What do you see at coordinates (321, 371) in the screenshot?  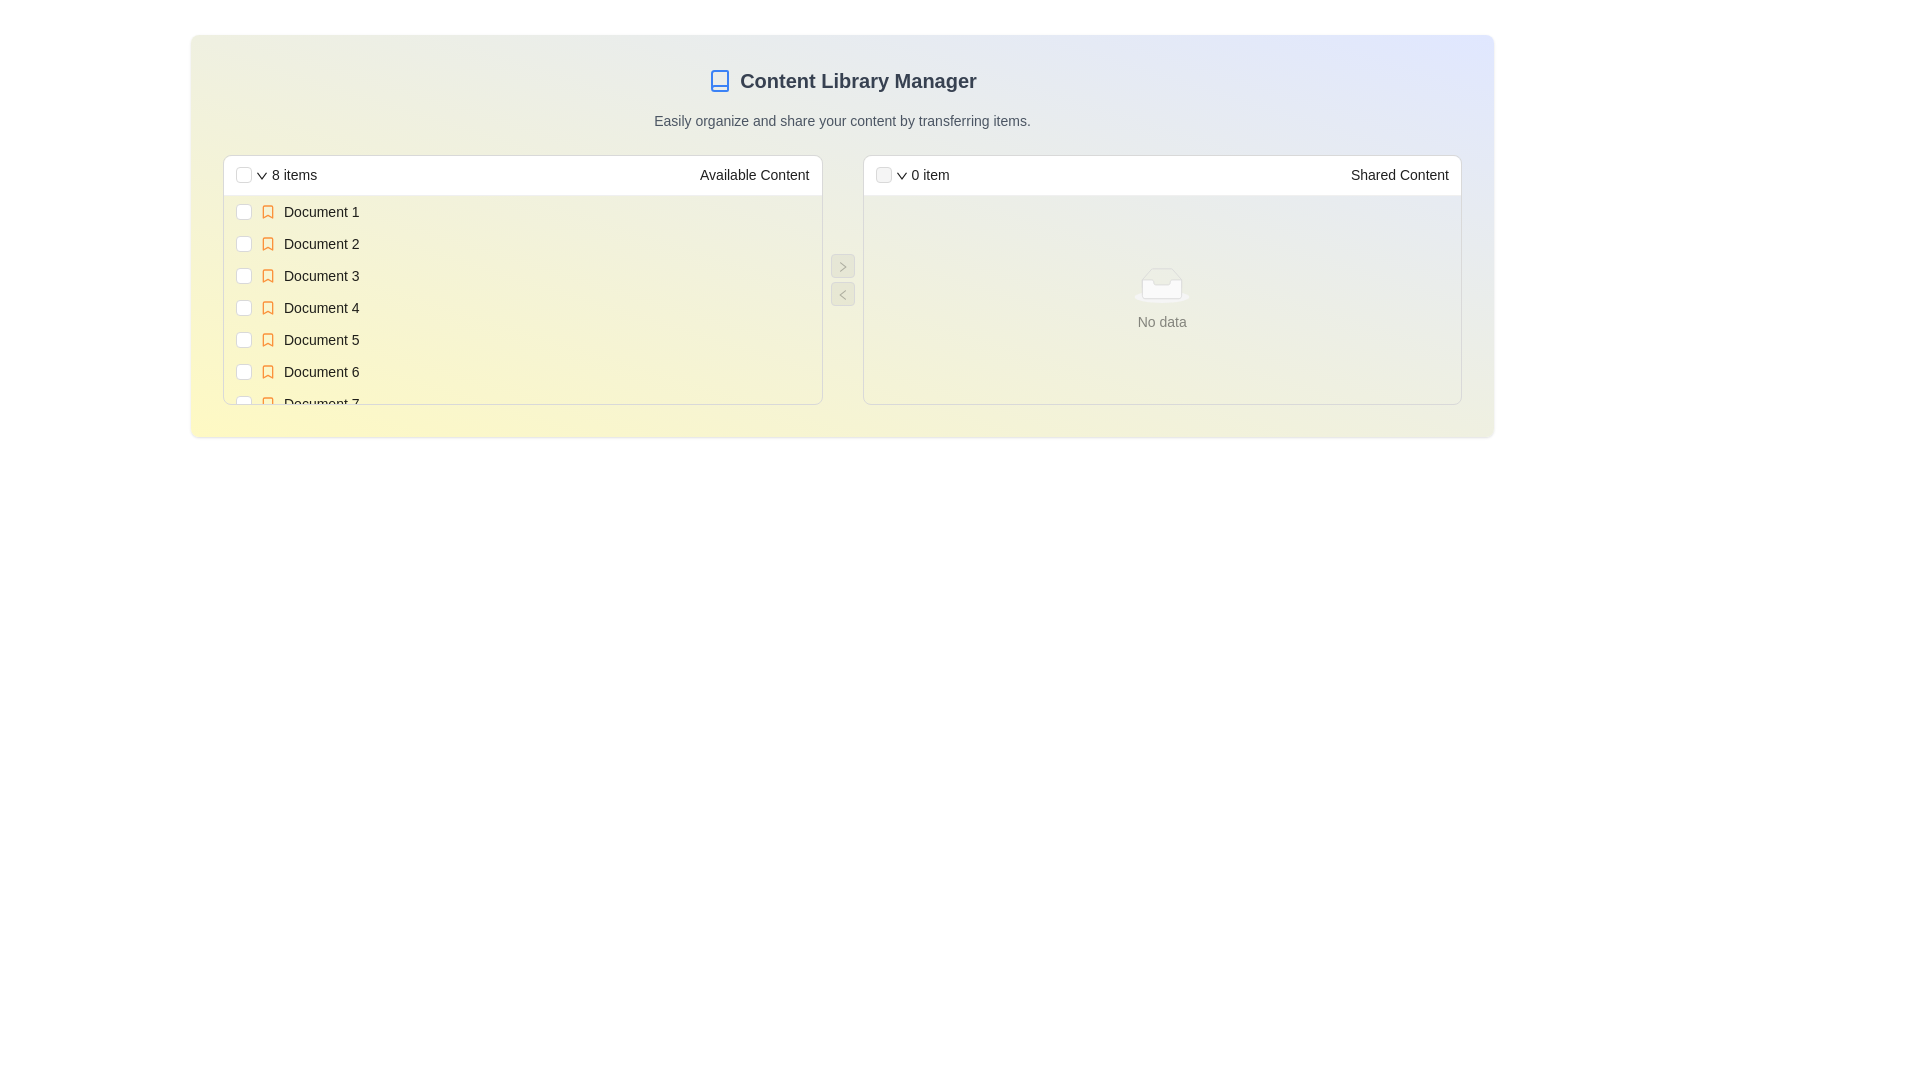 I see `the text label displaying 'Document 6' located adjacent to the bookmark icon in the sixth position of the 'Available Content' section` at bounding box center [321, 371].